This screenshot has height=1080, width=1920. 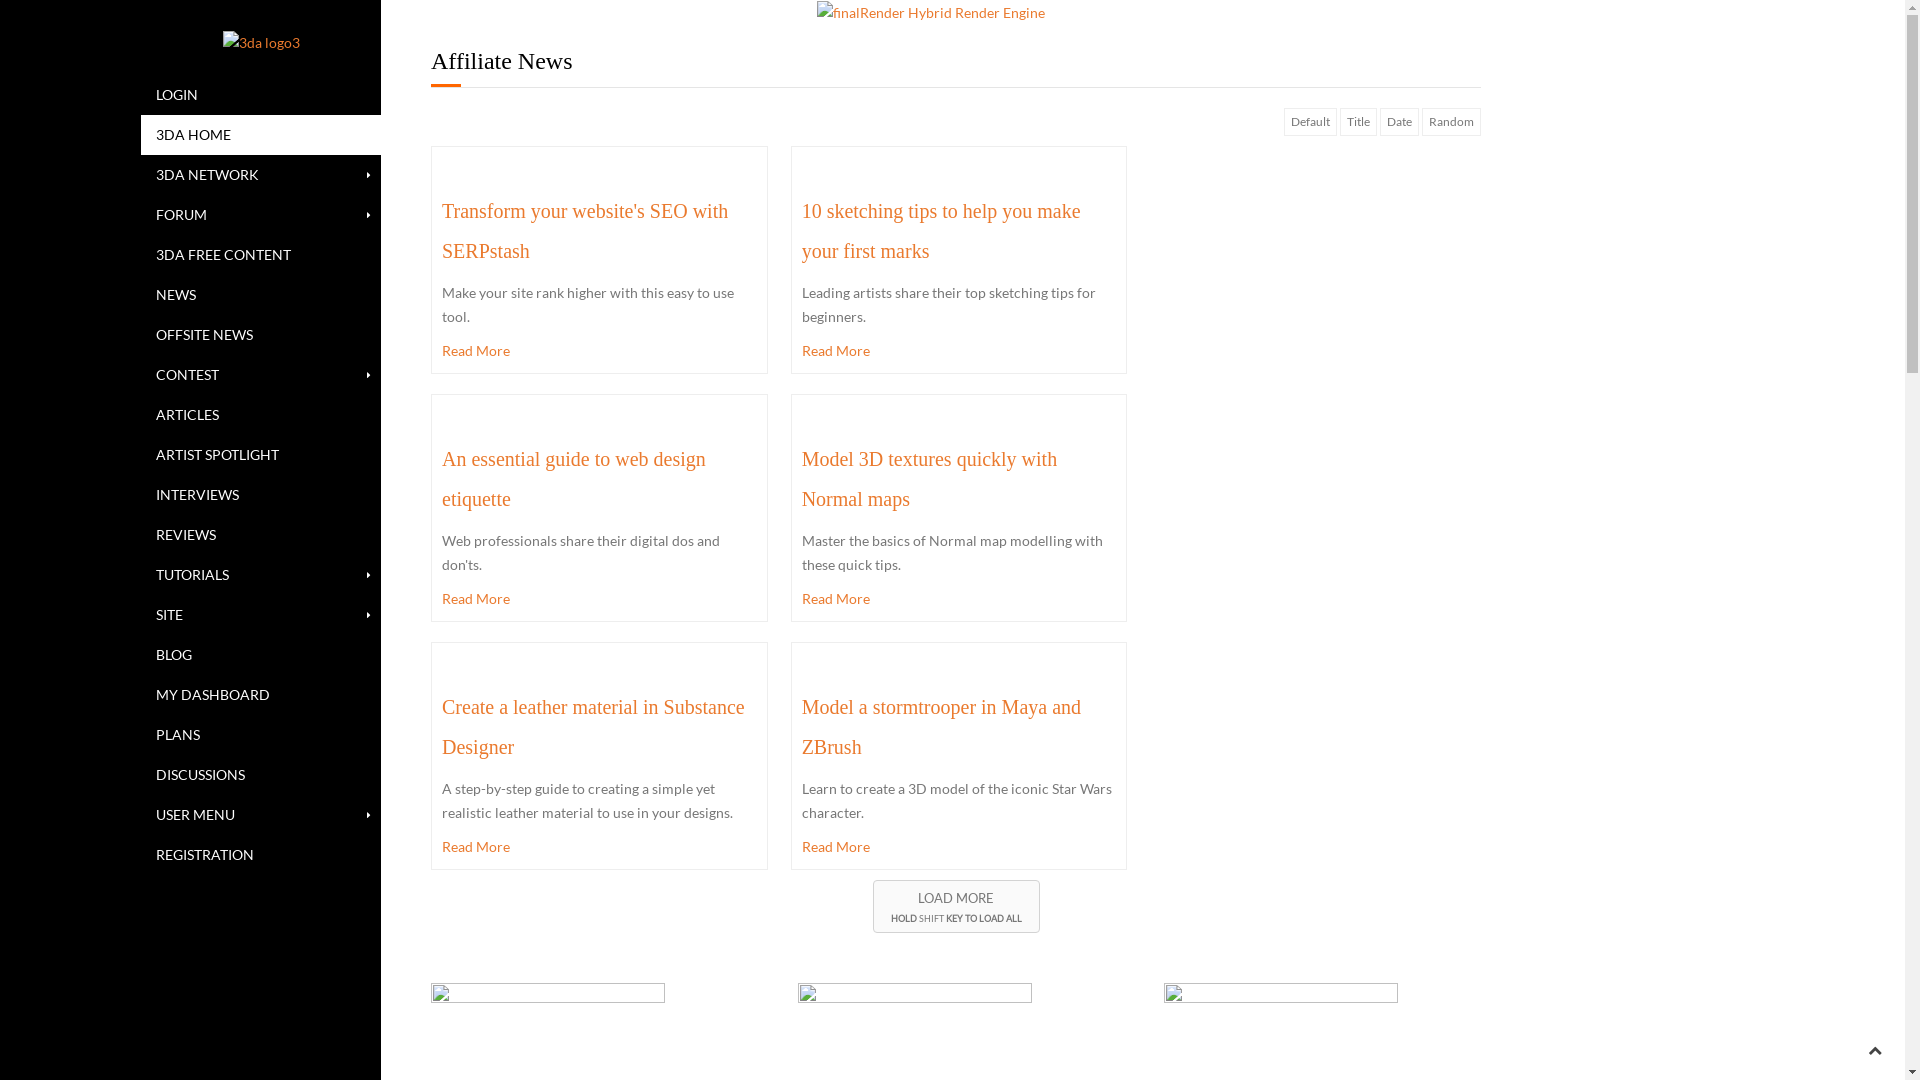 I want to click on 'MY DASHBOARD', so click(x=139, y=693).